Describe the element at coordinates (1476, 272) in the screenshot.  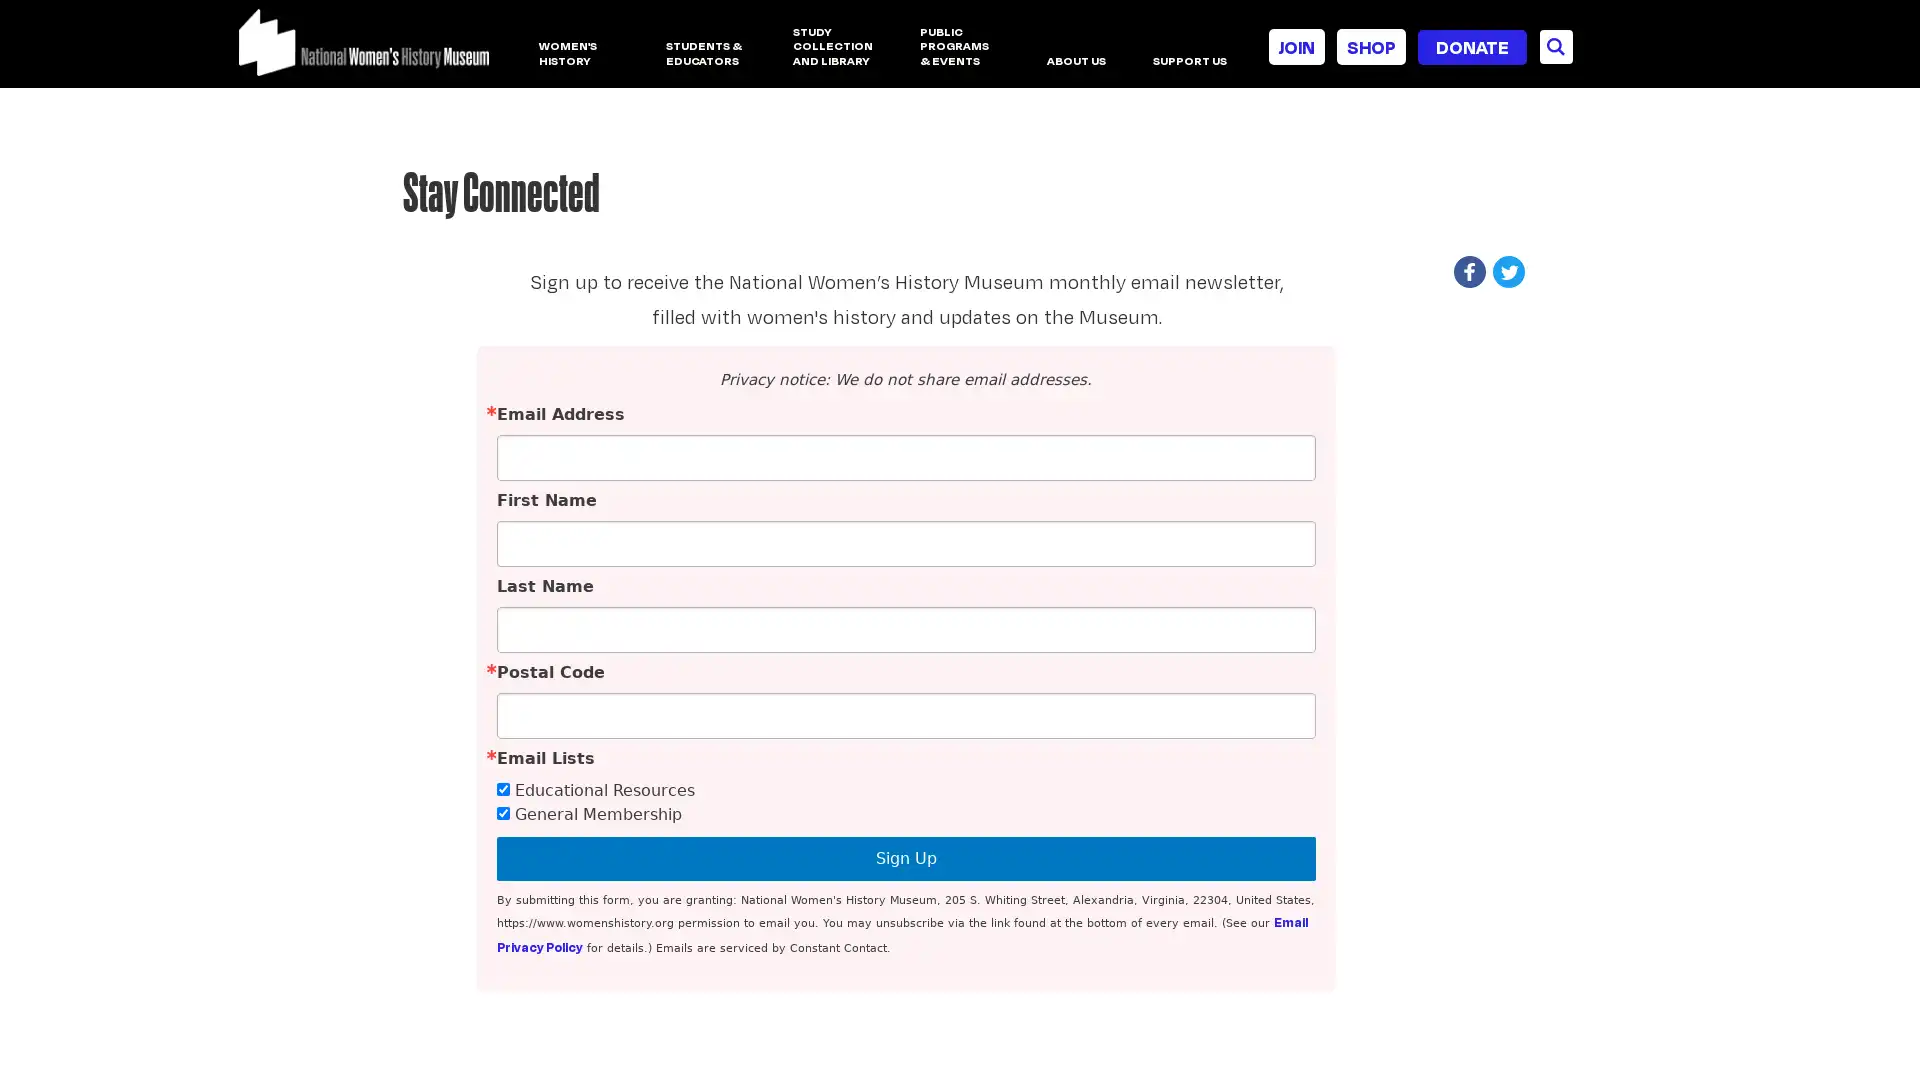
I see `Share to Facebook` at that location.